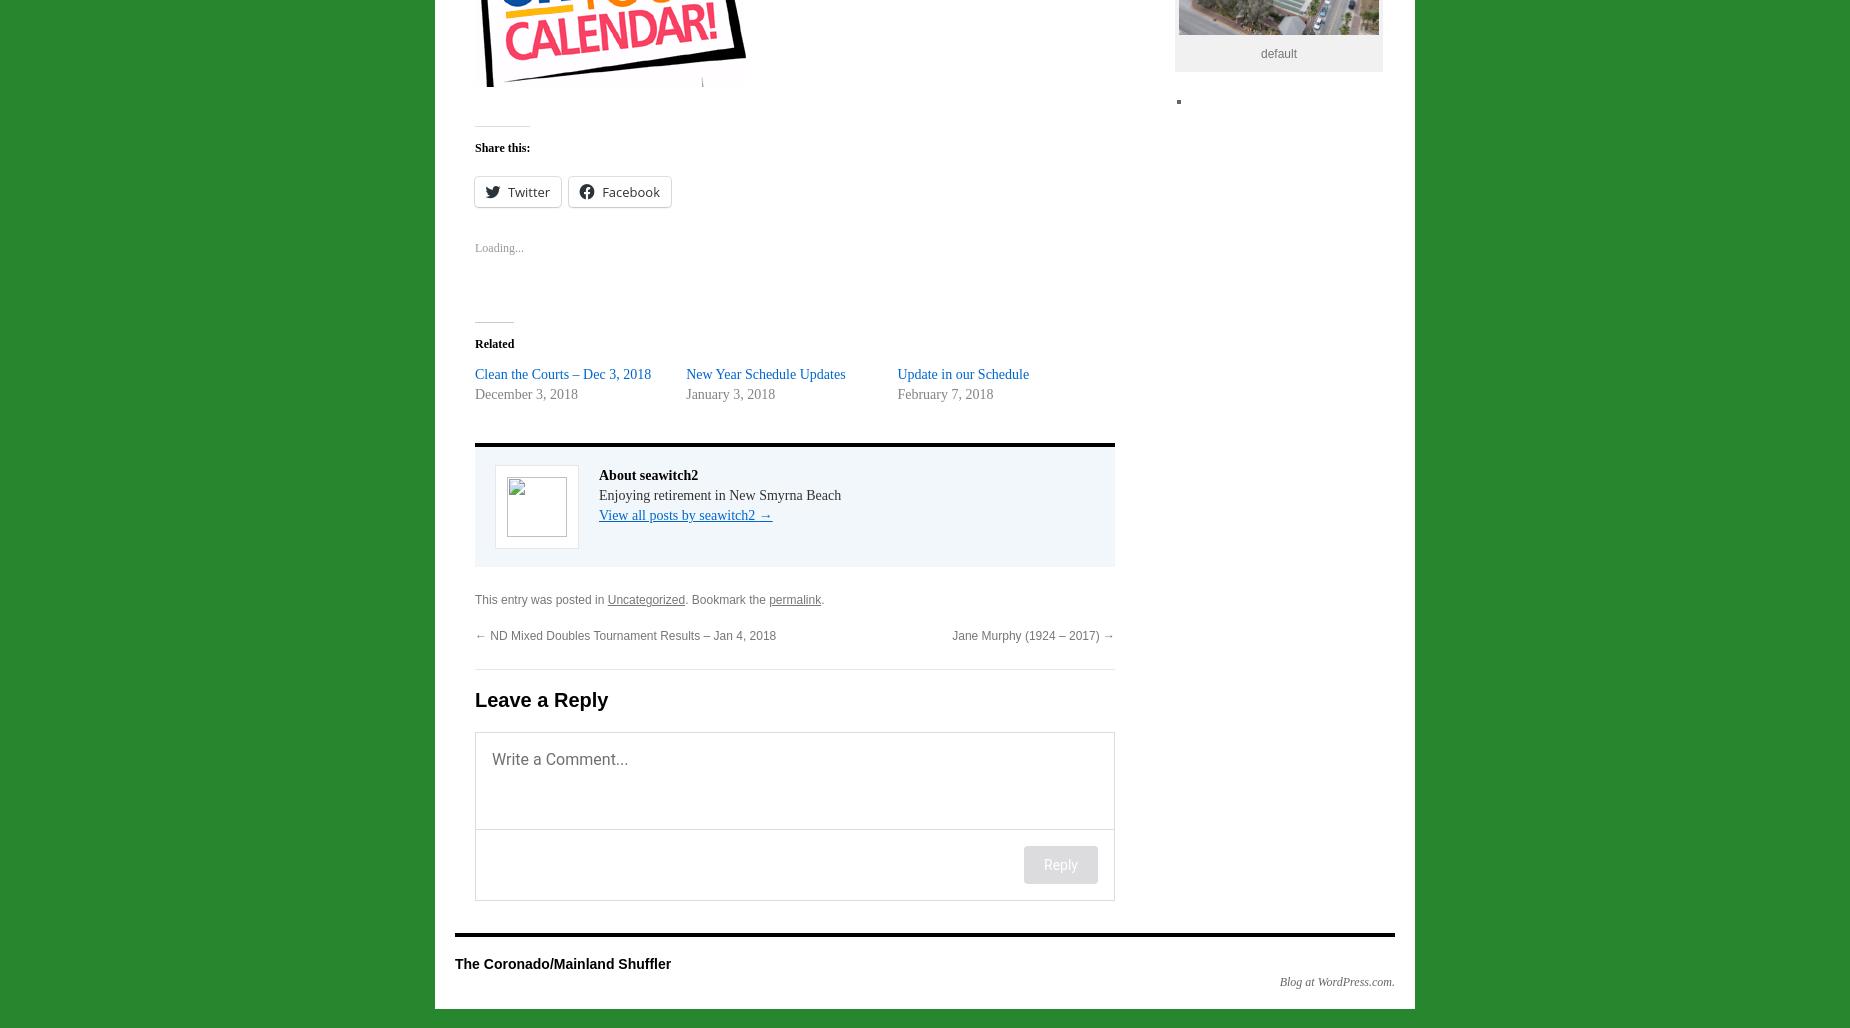 This screenshot has height=1028, width=1850. I want to click on 'Leave a Reply', so click(475, 699).